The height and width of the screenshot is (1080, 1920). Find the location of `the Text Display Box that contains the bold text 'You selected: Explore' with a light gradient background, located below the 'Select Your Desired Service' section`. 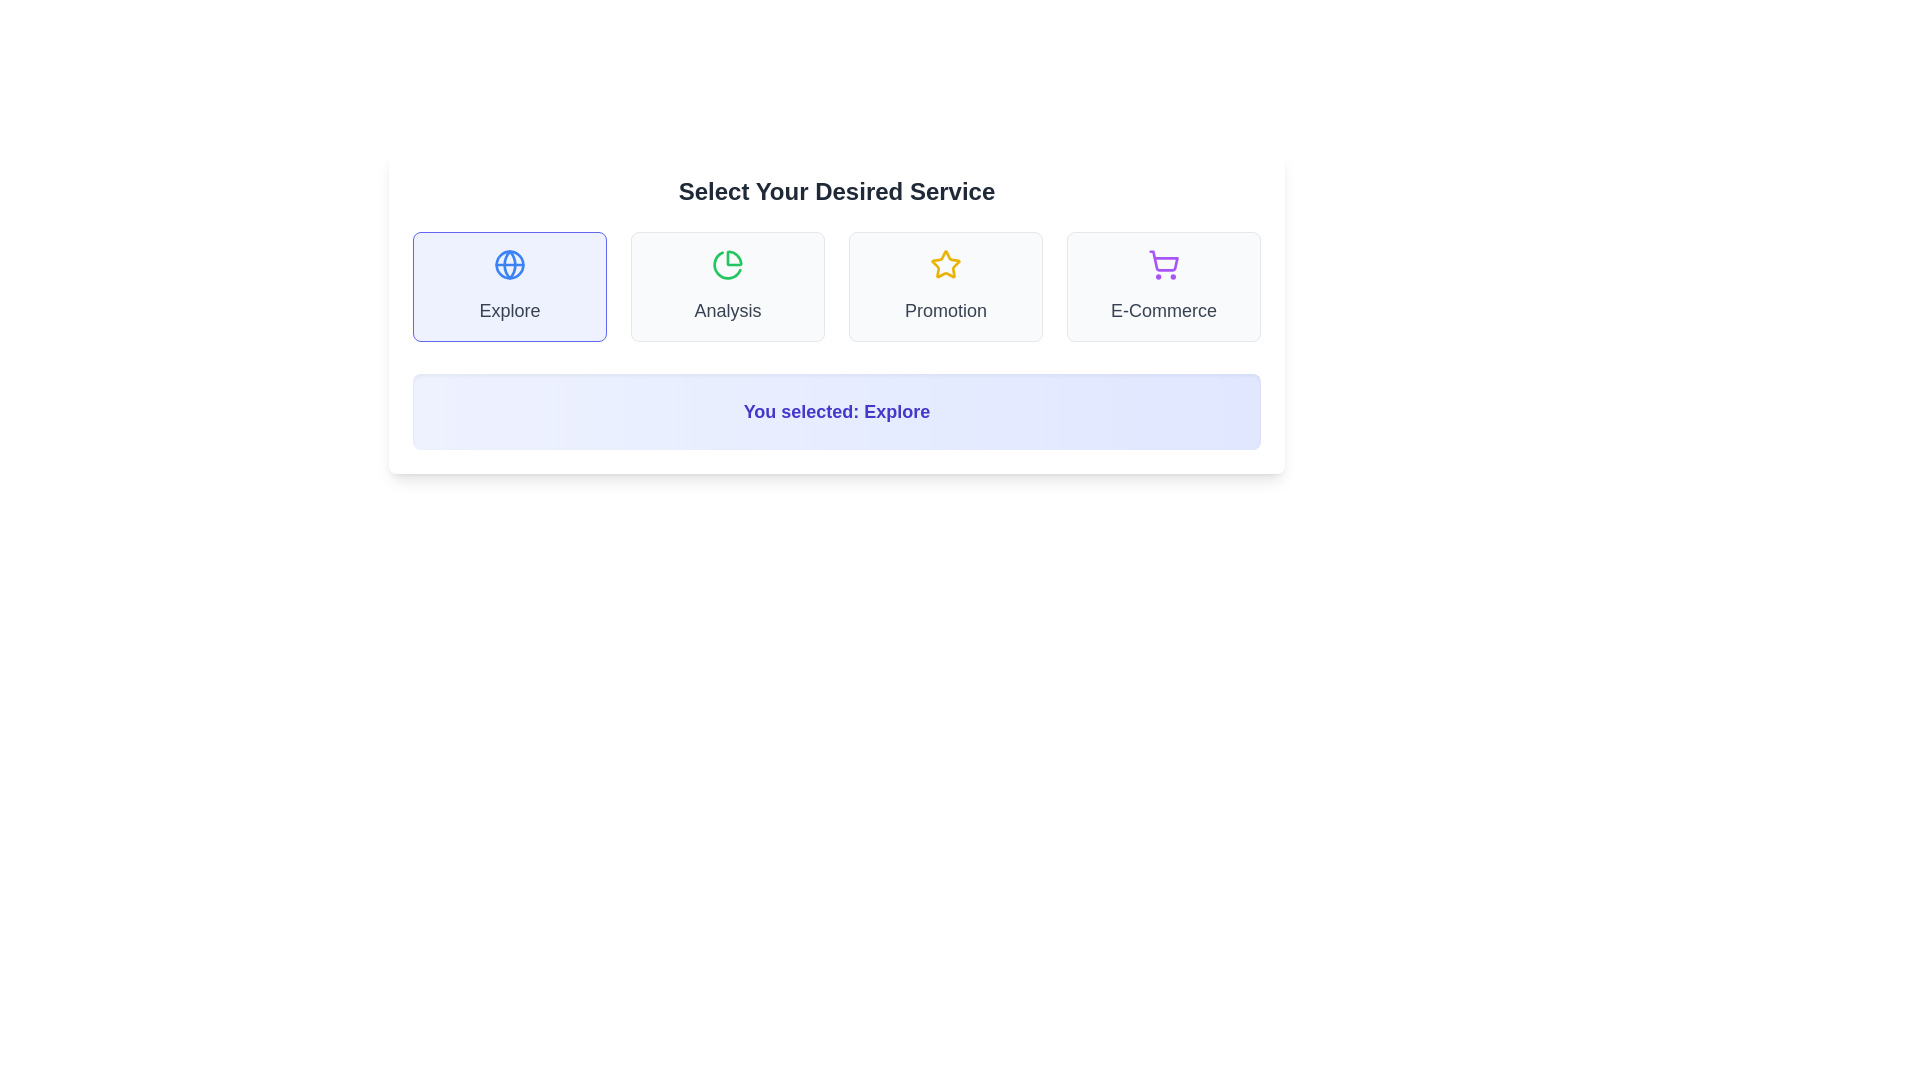

the Text Display Box that contains the bold text 'You selected: Explore' with a light gradient background, located below the 'Select Your Desired Service' section is located at coordinates (836, 411).